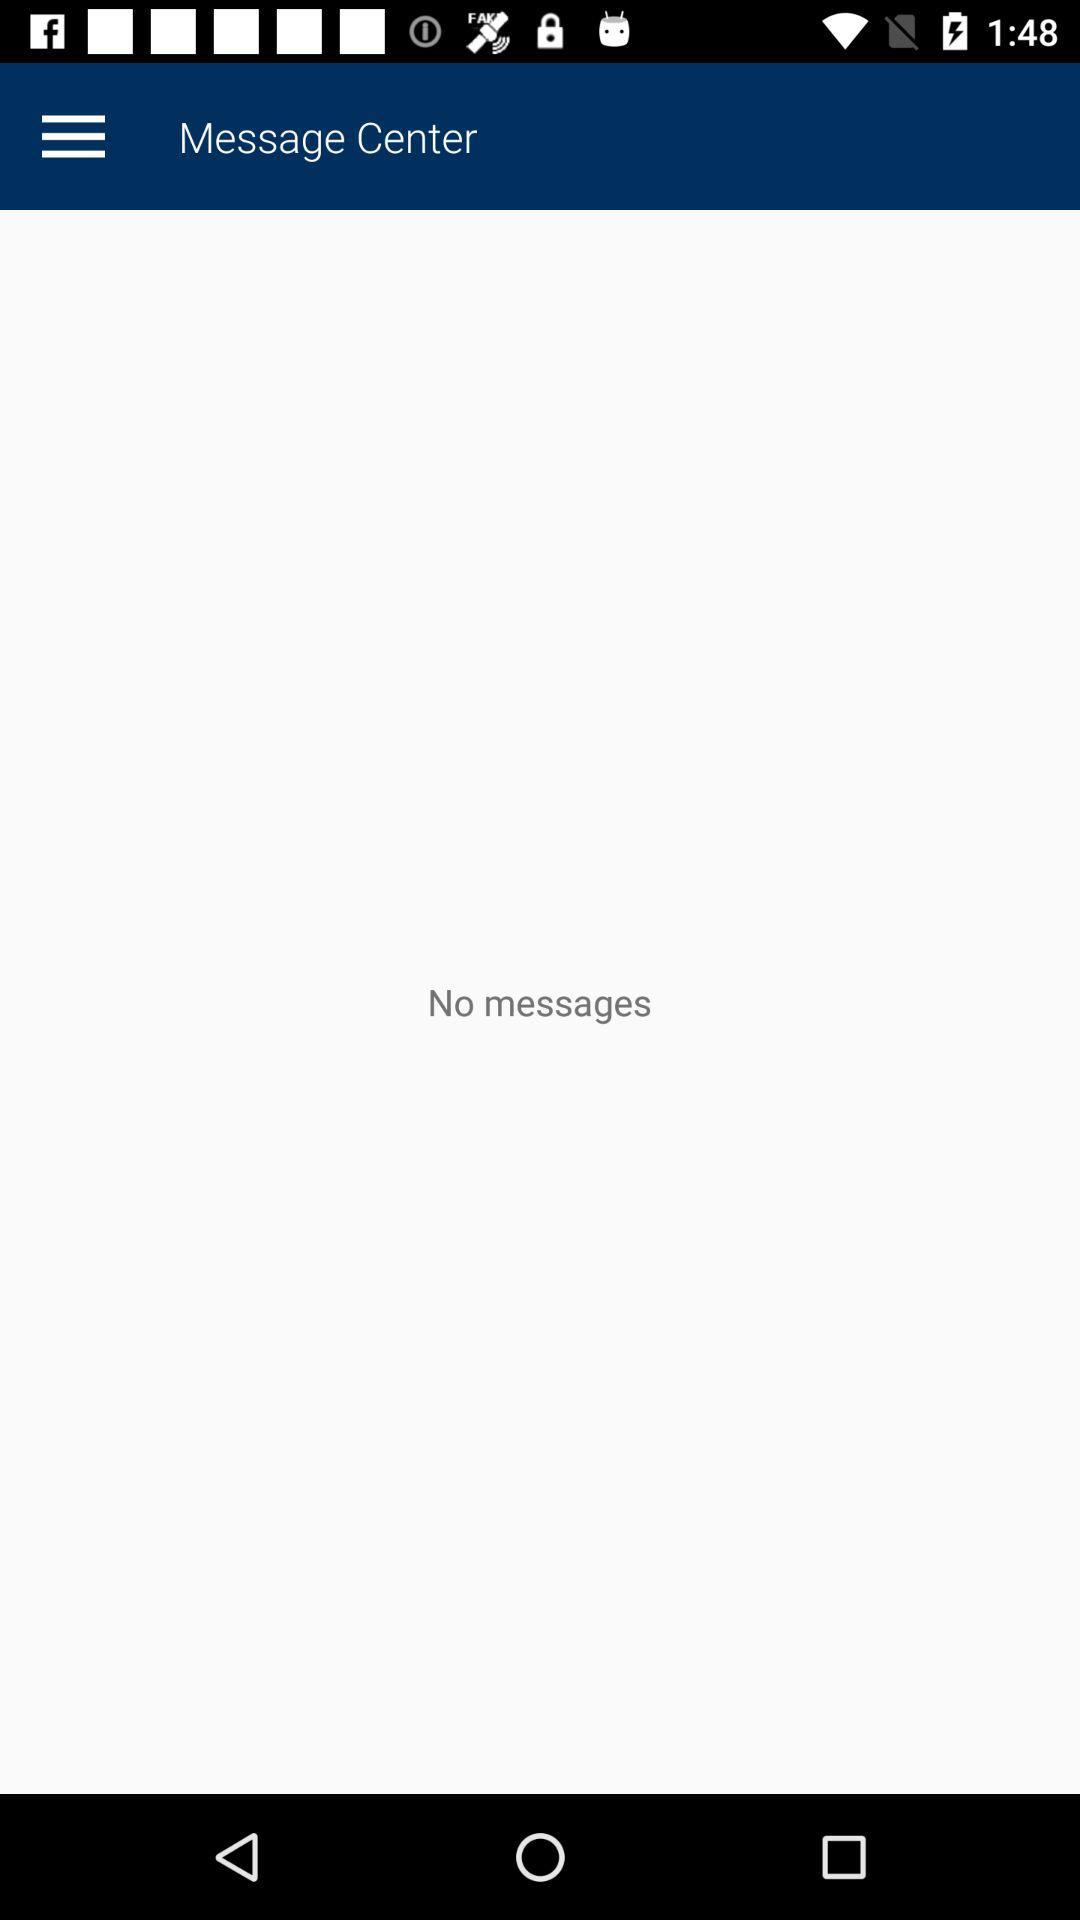  Describe the element at coordinates (72, 135) in the screenshot. I see `item at the top left corner` at that location.